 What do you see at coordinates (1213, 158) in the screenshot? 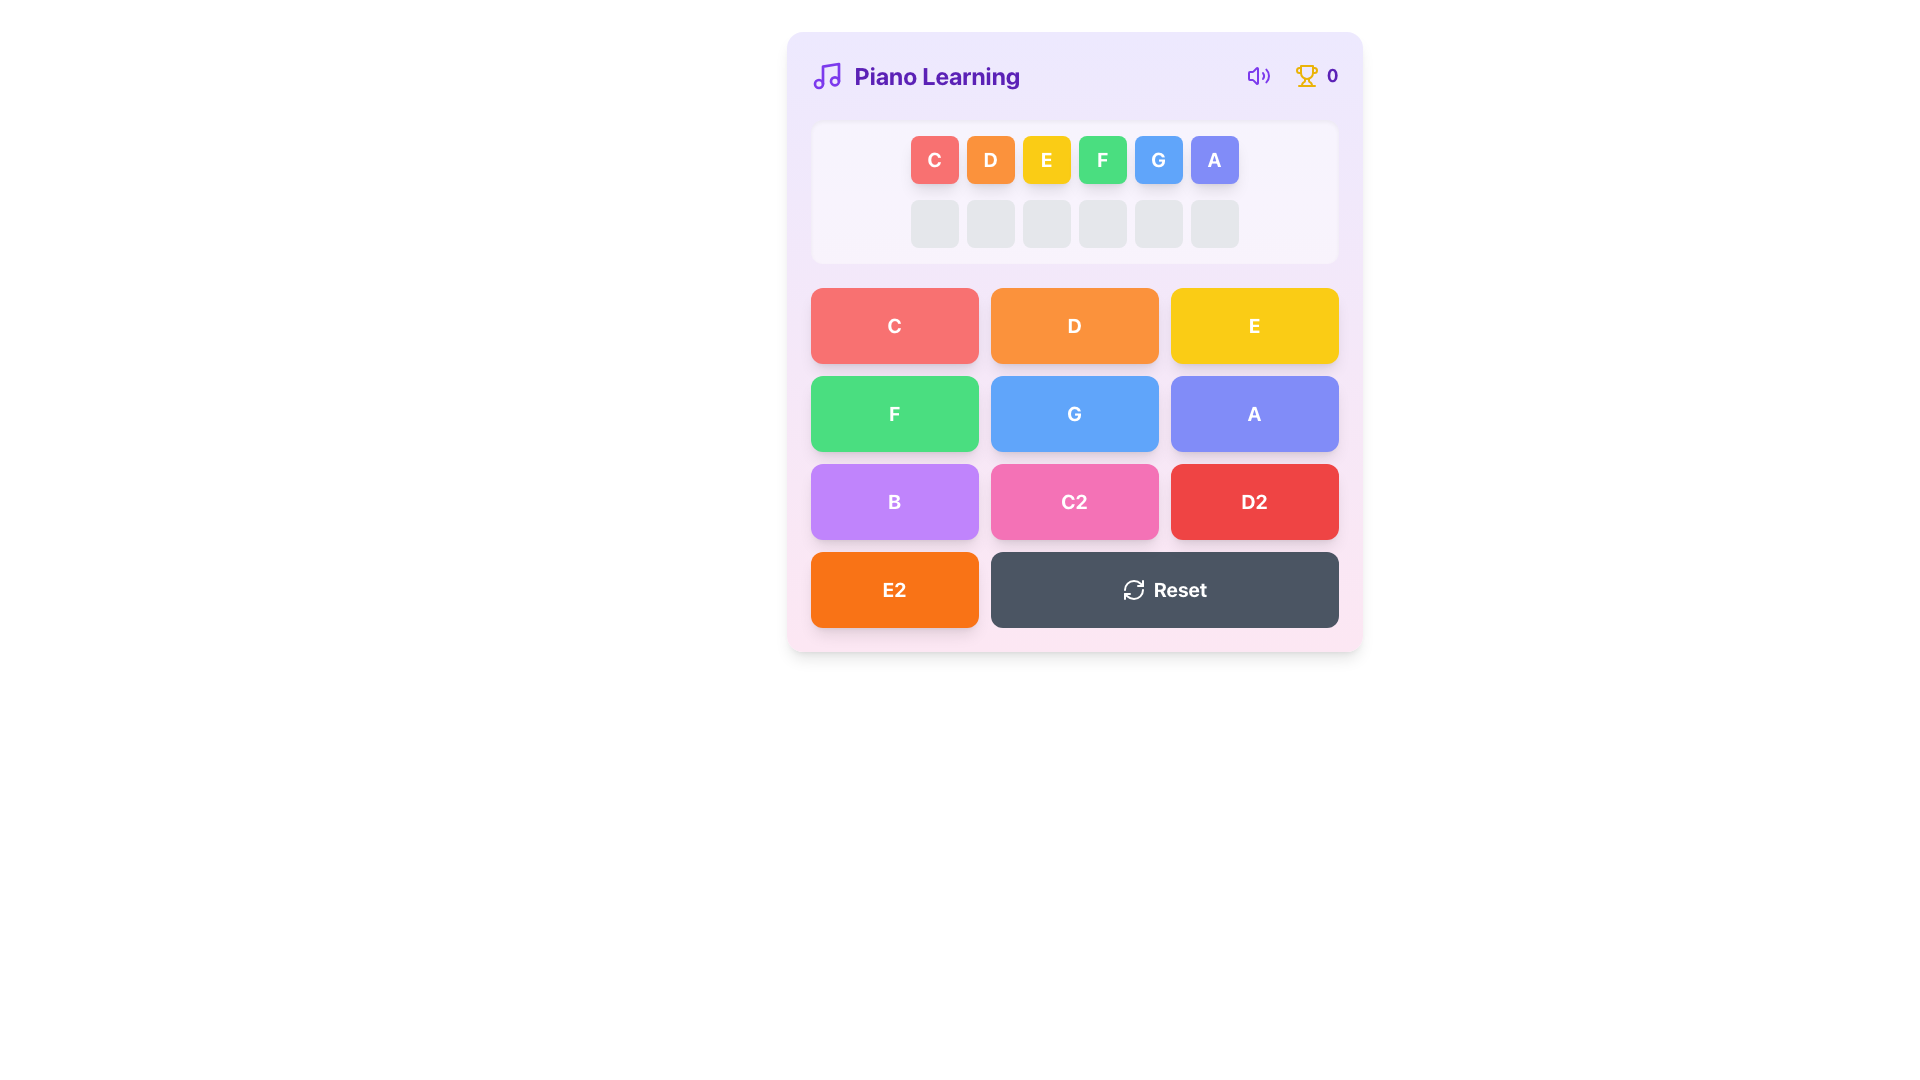
I see `the square-shaped button with a light indigo background and the bold uppercase letter 'A' to observe visual feedback` at bounding box center [1213, 158].